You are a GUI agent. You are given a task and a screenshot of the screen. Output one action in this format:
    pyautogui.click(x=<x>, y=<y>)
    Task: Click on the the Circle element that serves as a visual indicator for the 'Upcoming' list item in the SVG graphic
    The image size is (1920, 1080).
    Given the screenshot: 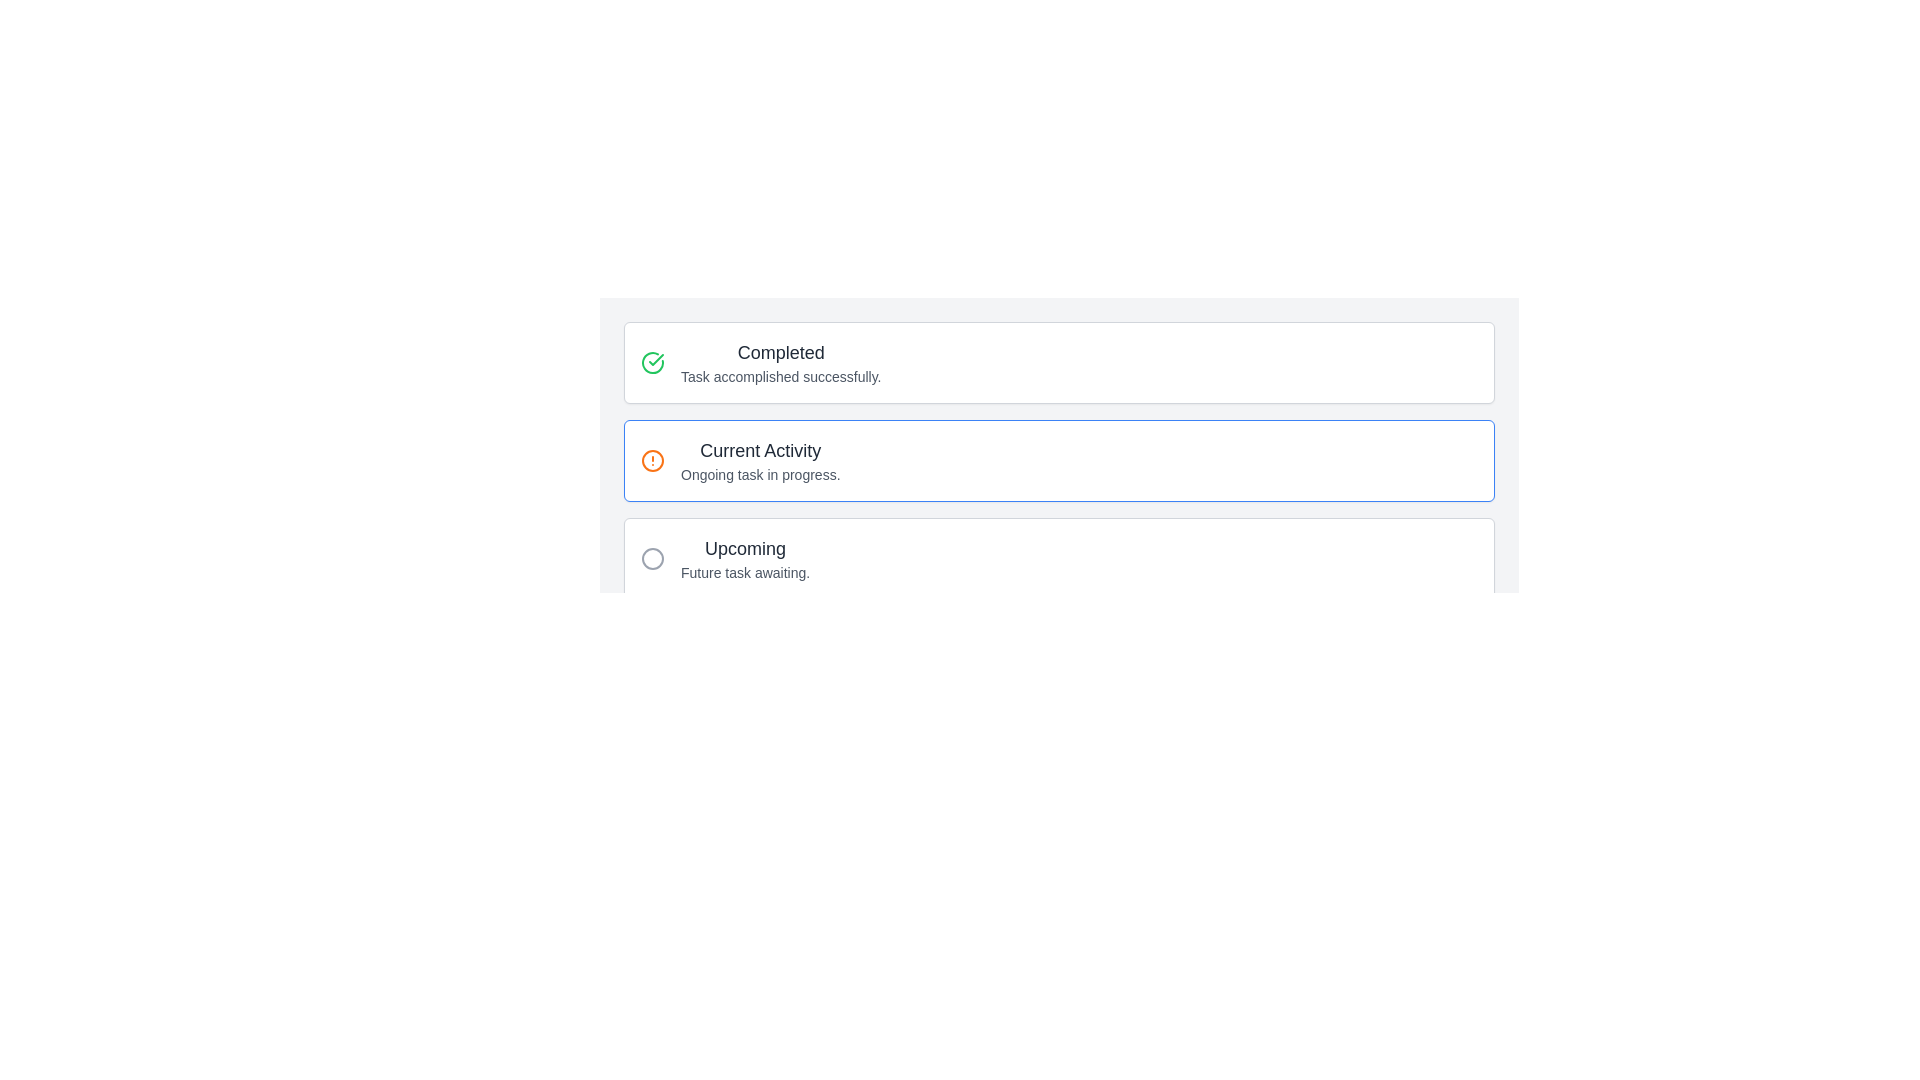 What is the action you would take?
    pyautogui.click(x=652, y=559)
    